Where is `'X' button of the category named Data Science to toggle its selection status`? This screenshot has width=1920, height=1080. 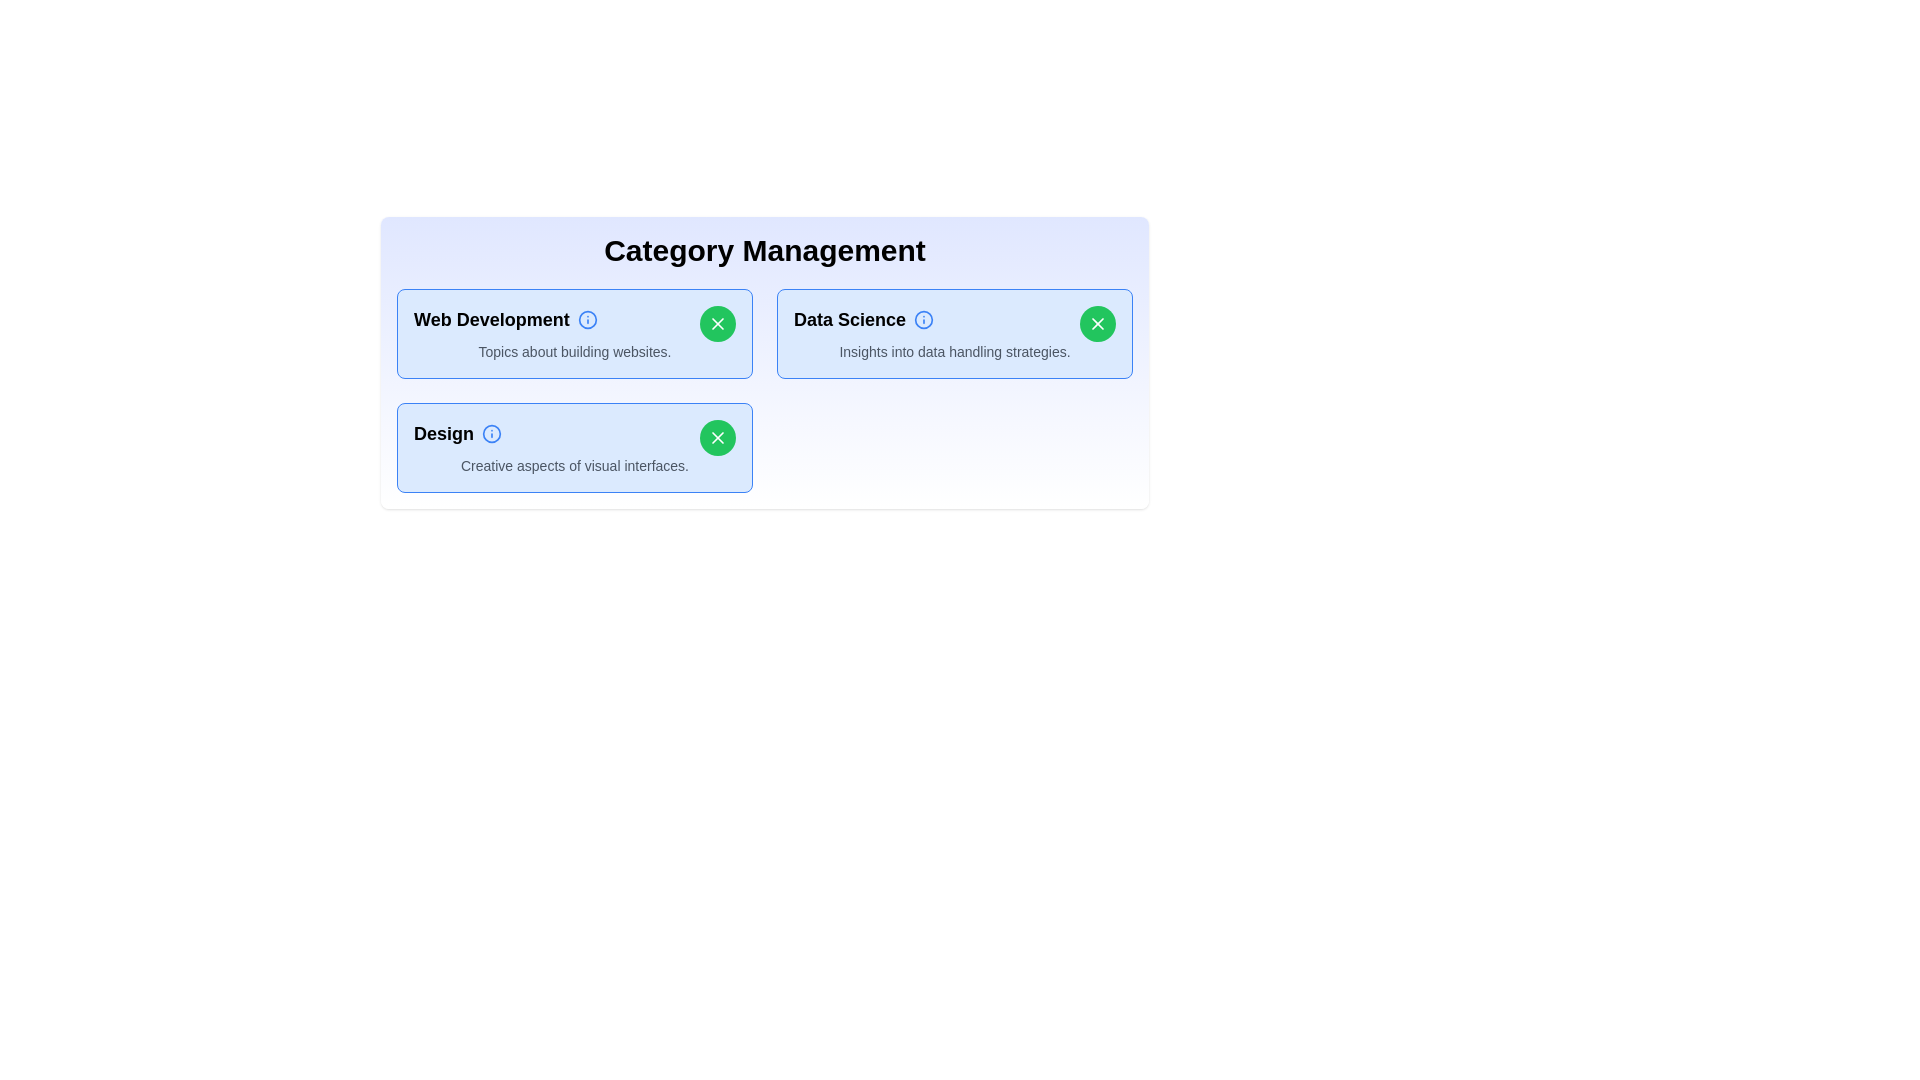 'X' button of the category named Data Science to toggle its selection status is located at coordinates (1097, 323).